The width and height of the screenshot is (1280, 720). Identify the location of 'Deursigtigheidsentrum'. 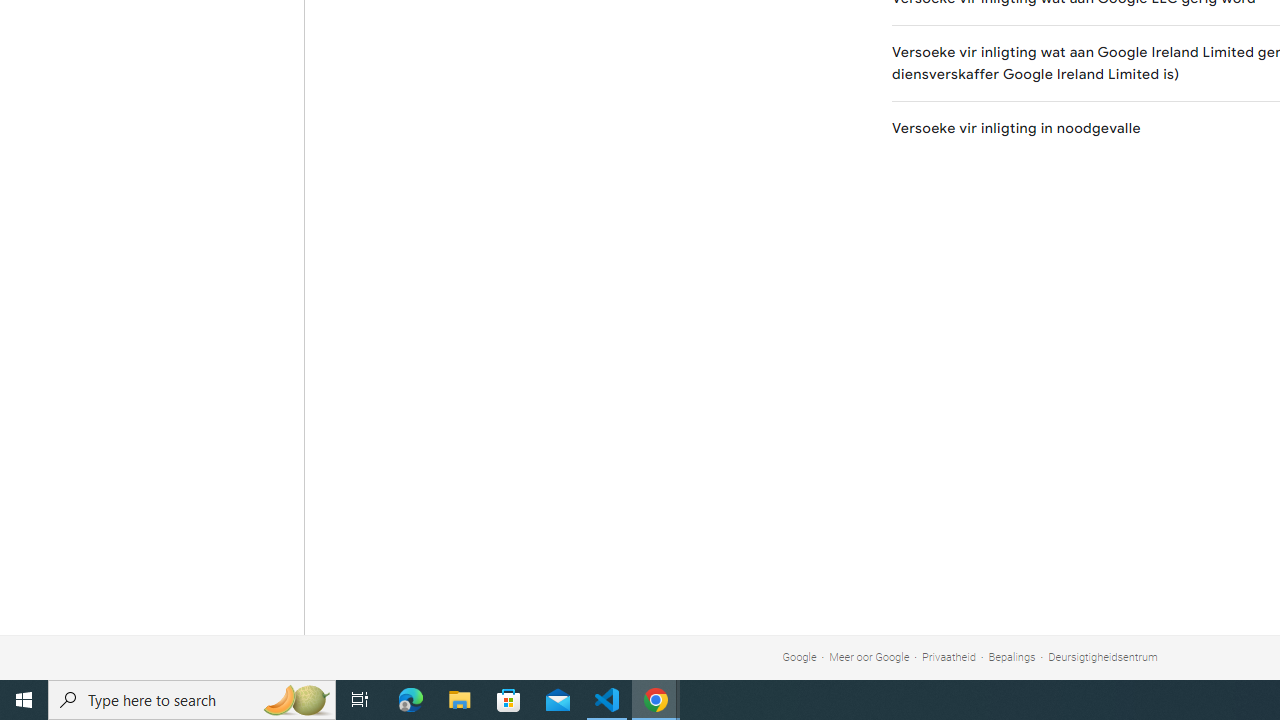
(1102, 657).